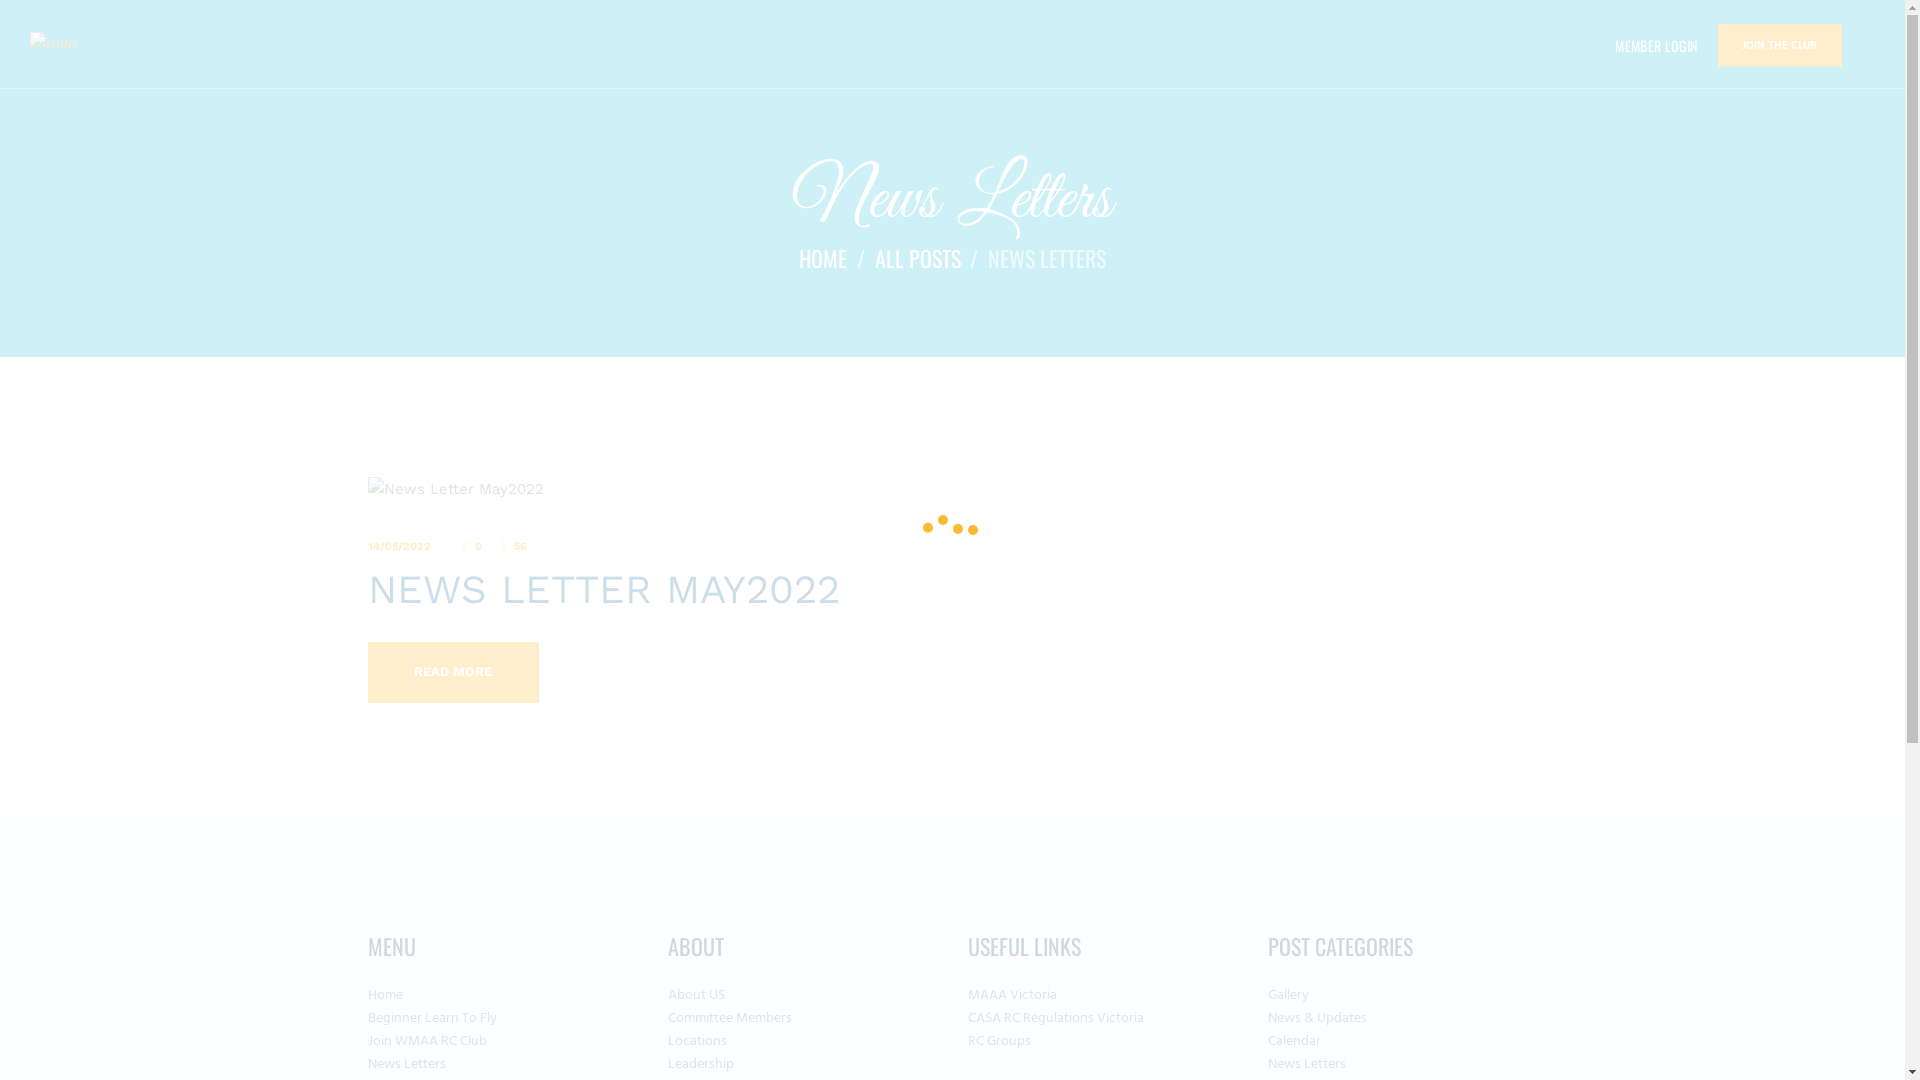  What do you see at coordinates (1012, 995) in the screenshot?
I see `'MAAA Victoria'` at bounding box center [1012, 995].